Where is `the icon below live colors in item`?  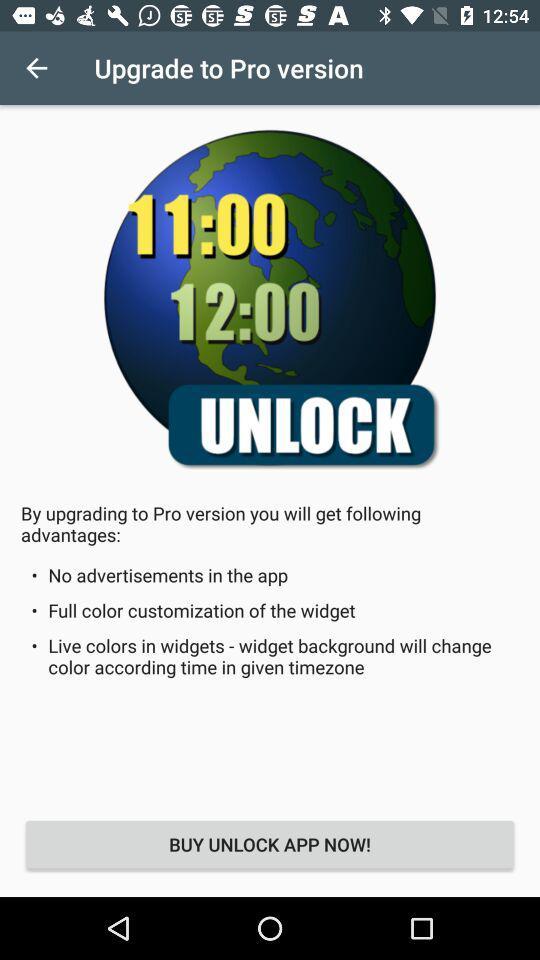
the icon below live colors in item is located at coordinates (270, 843).